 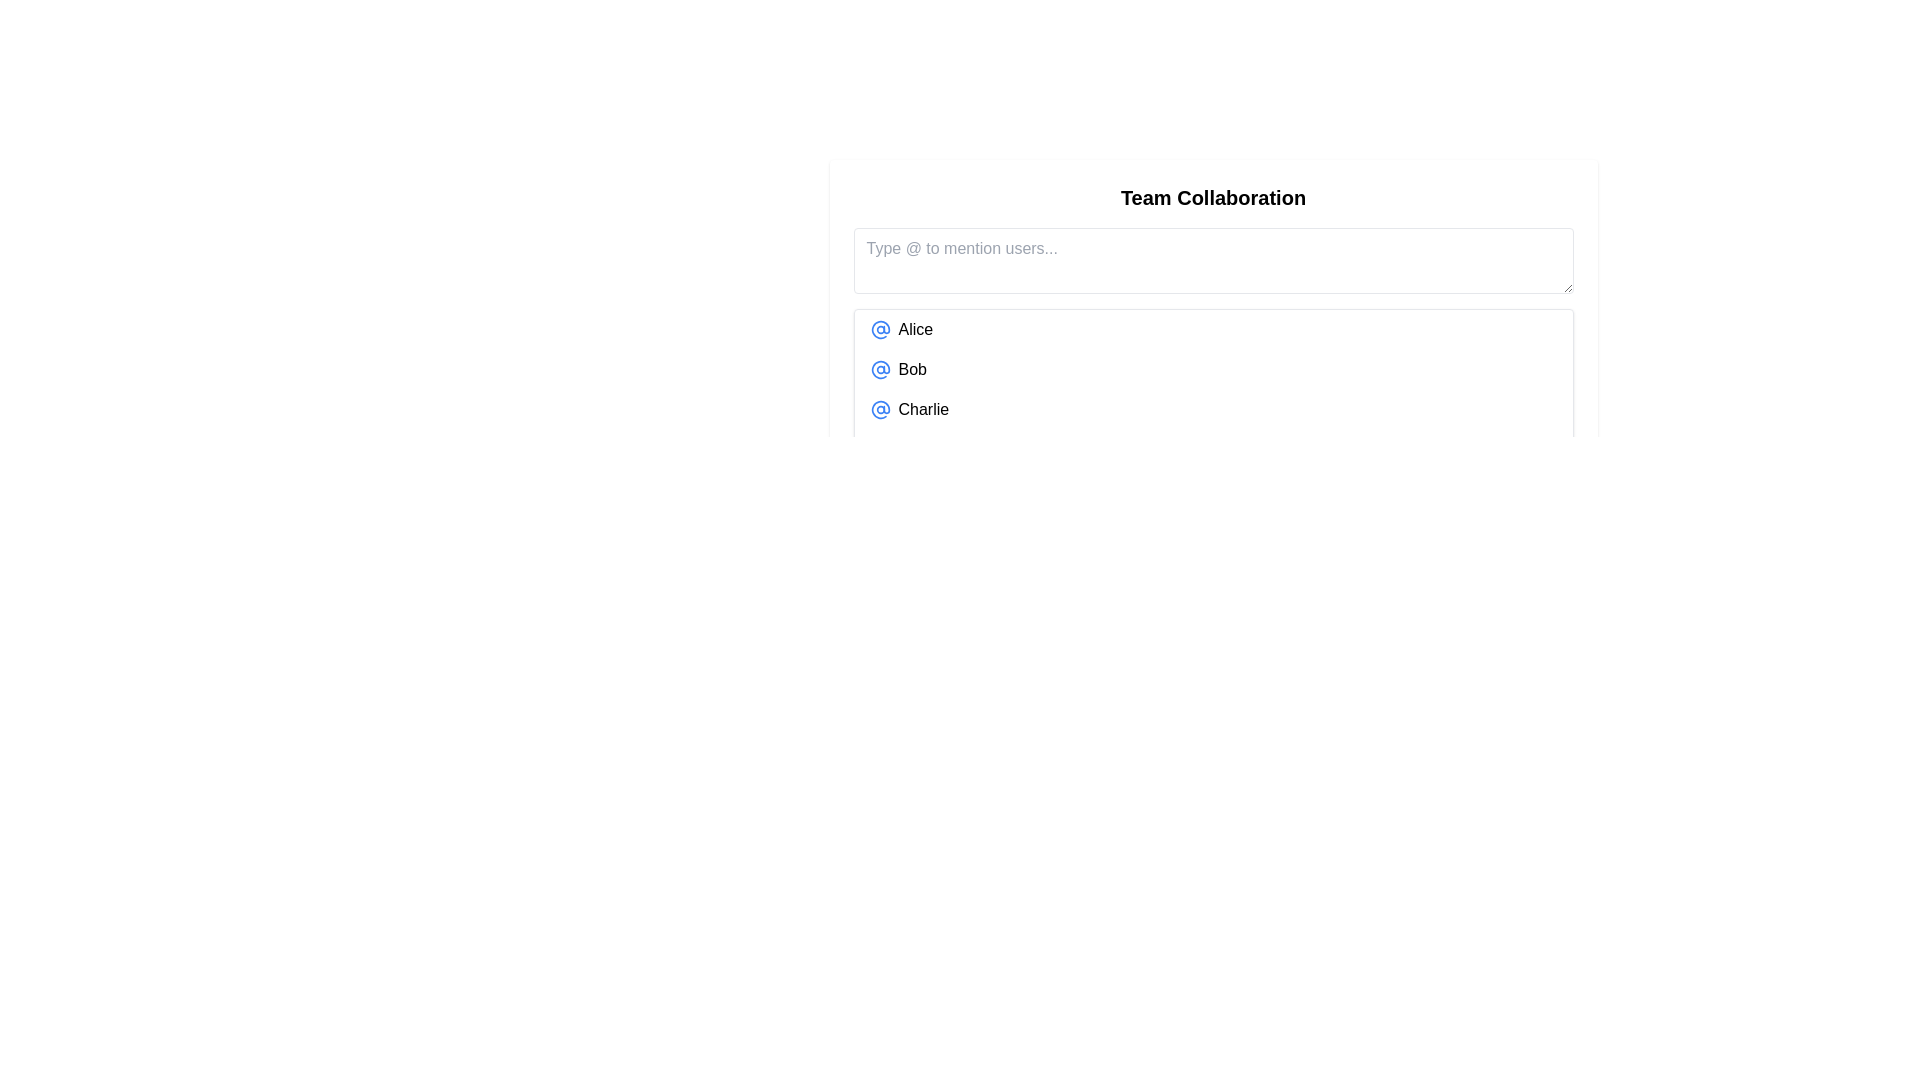 I want to click on the '@' icon used for tagging or referencing the user named Charlie, which is located to the far left of the label 'Charlie' in a list format, so click(x=880, y=408).